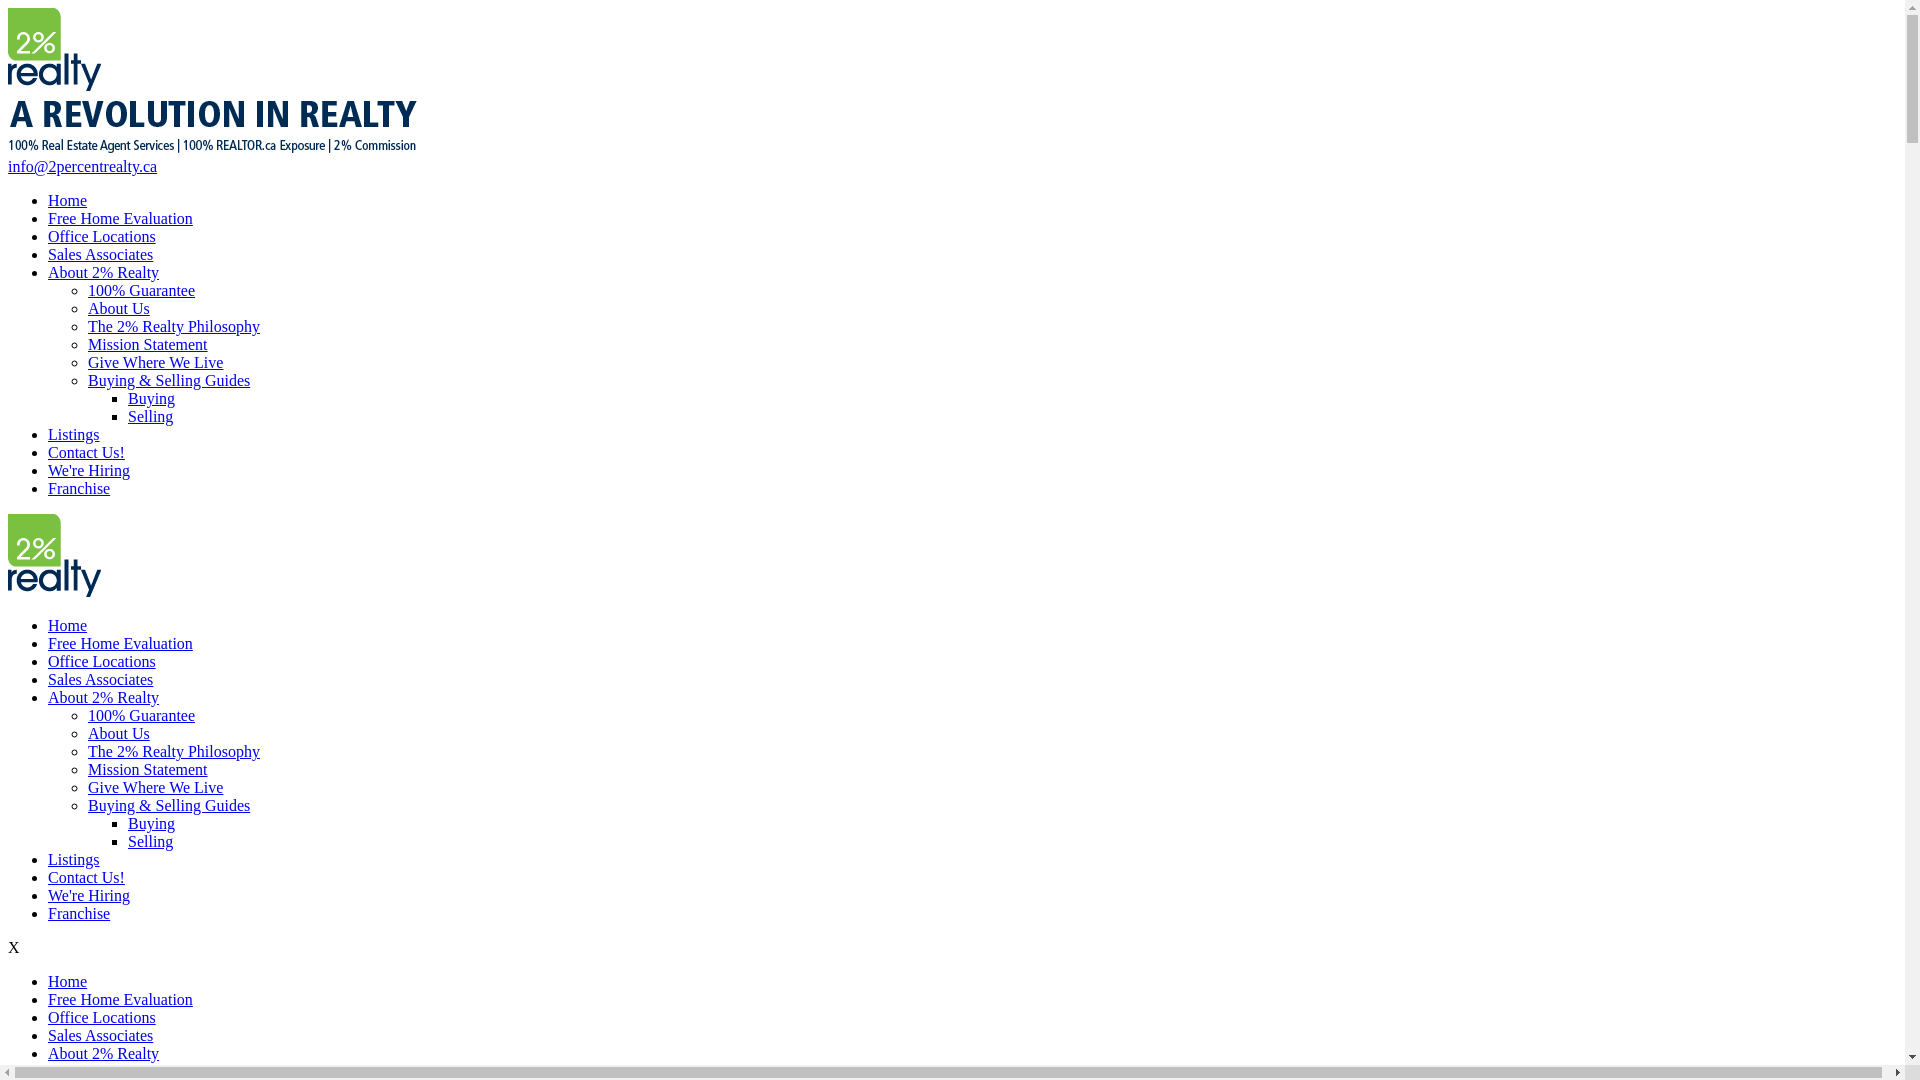  I want to click on 'Franchise', so click(78, 913).